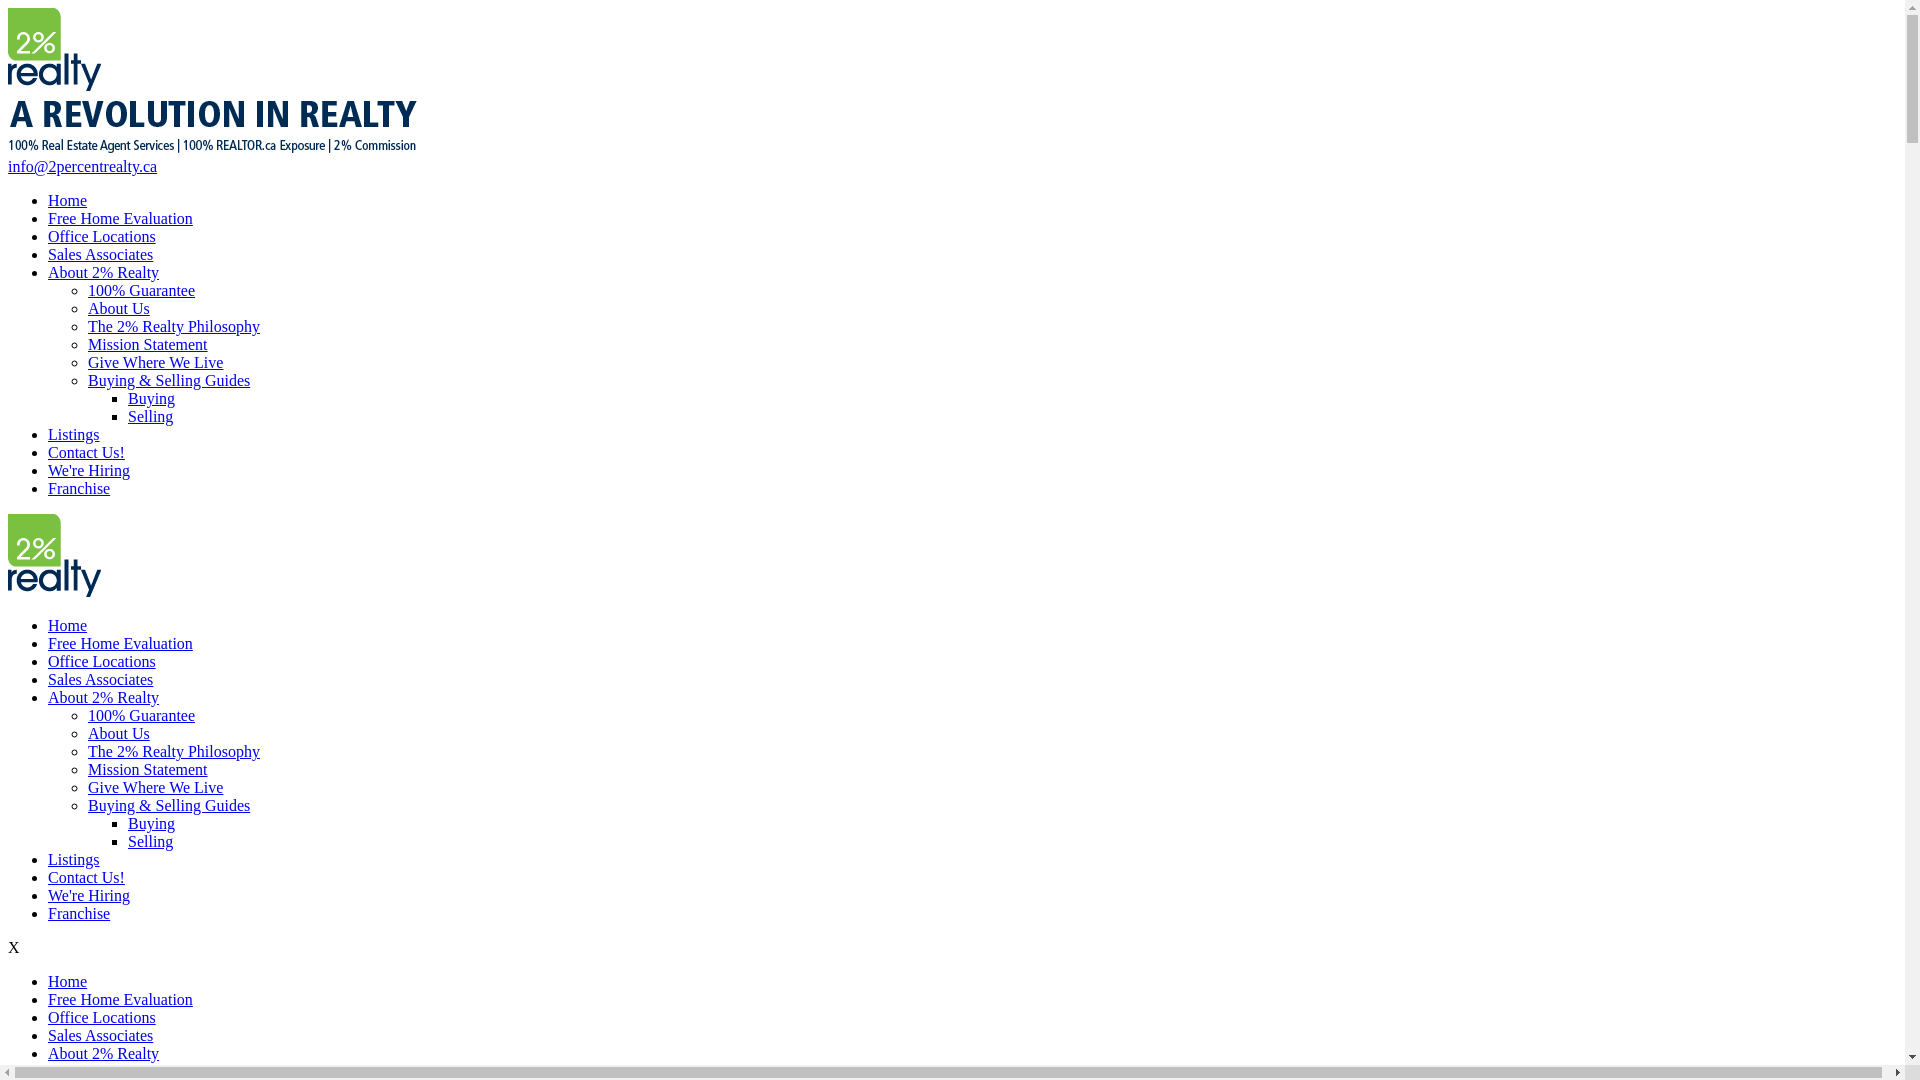  I want to click on 'Franchise', so click(78, 913).